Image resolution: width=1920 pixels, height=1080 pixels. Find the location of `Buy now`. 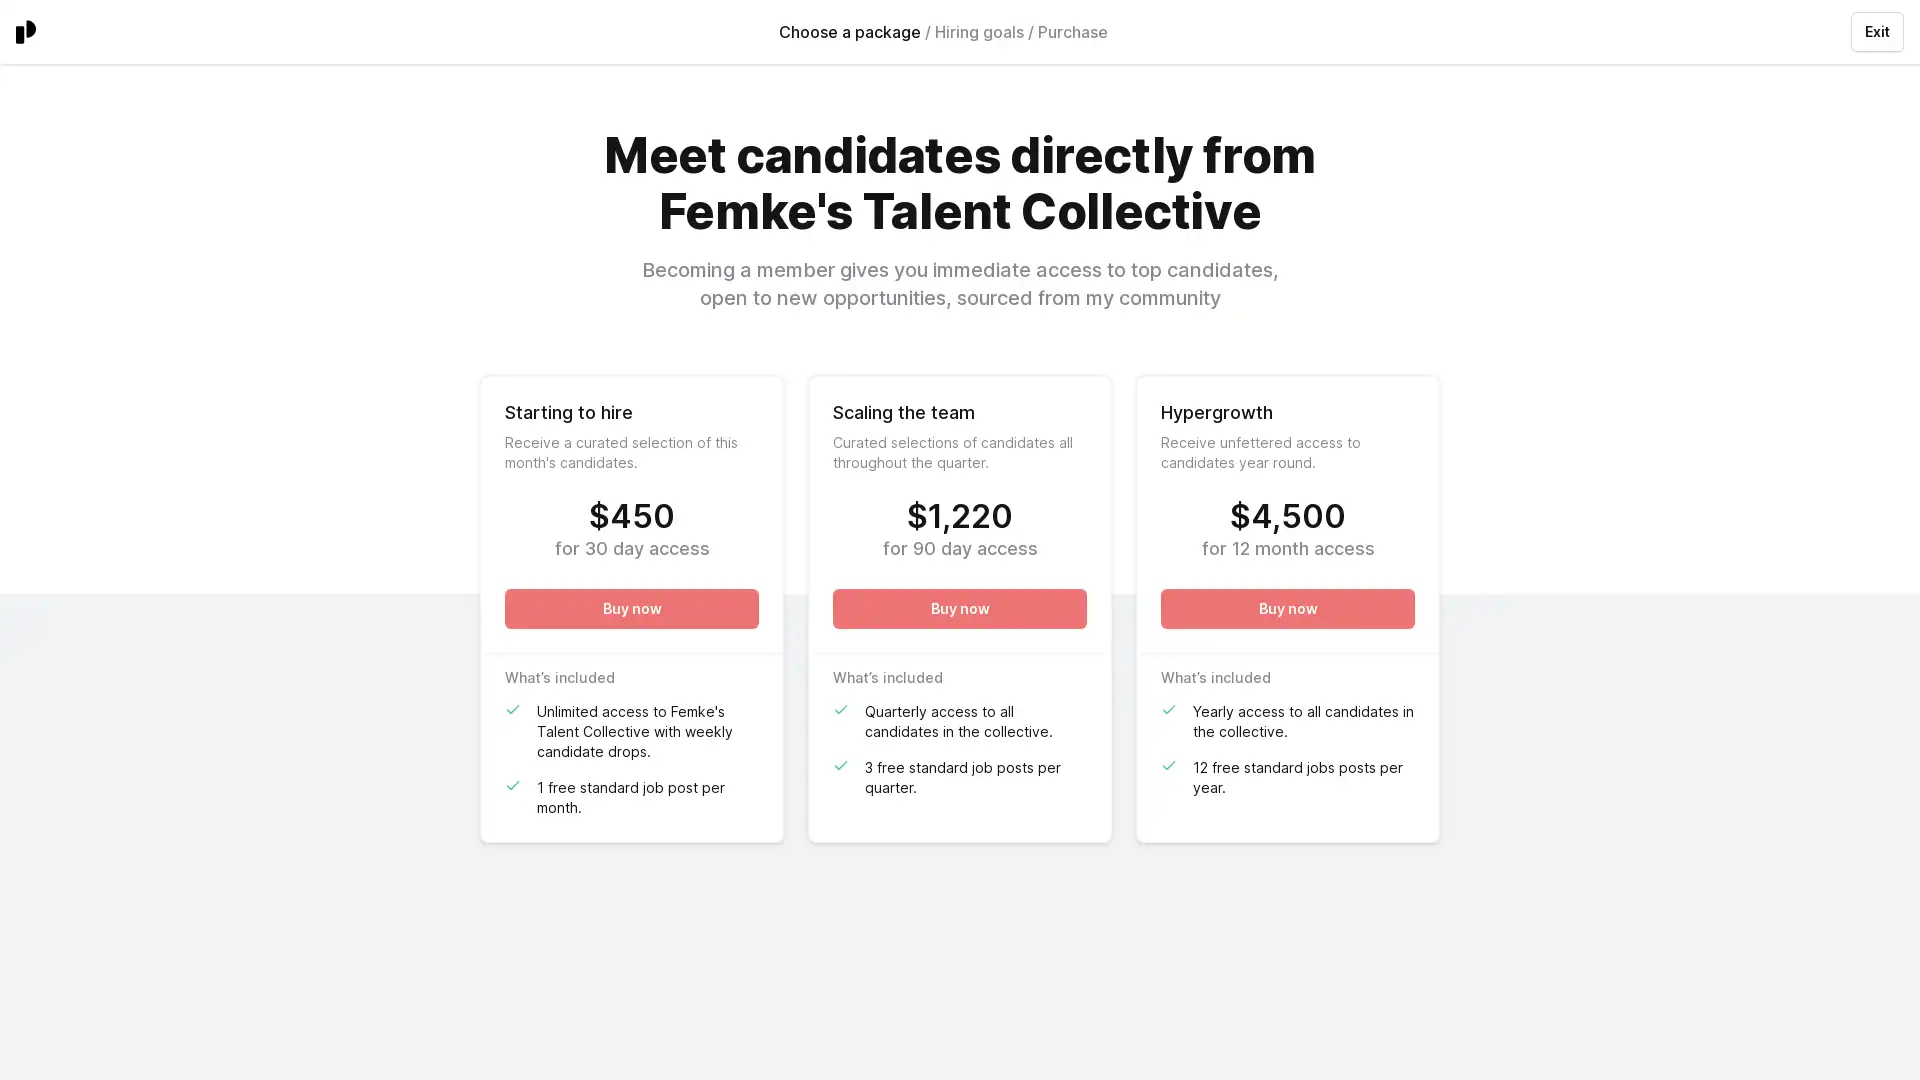

Buy now is located at coordinates (960, 608).